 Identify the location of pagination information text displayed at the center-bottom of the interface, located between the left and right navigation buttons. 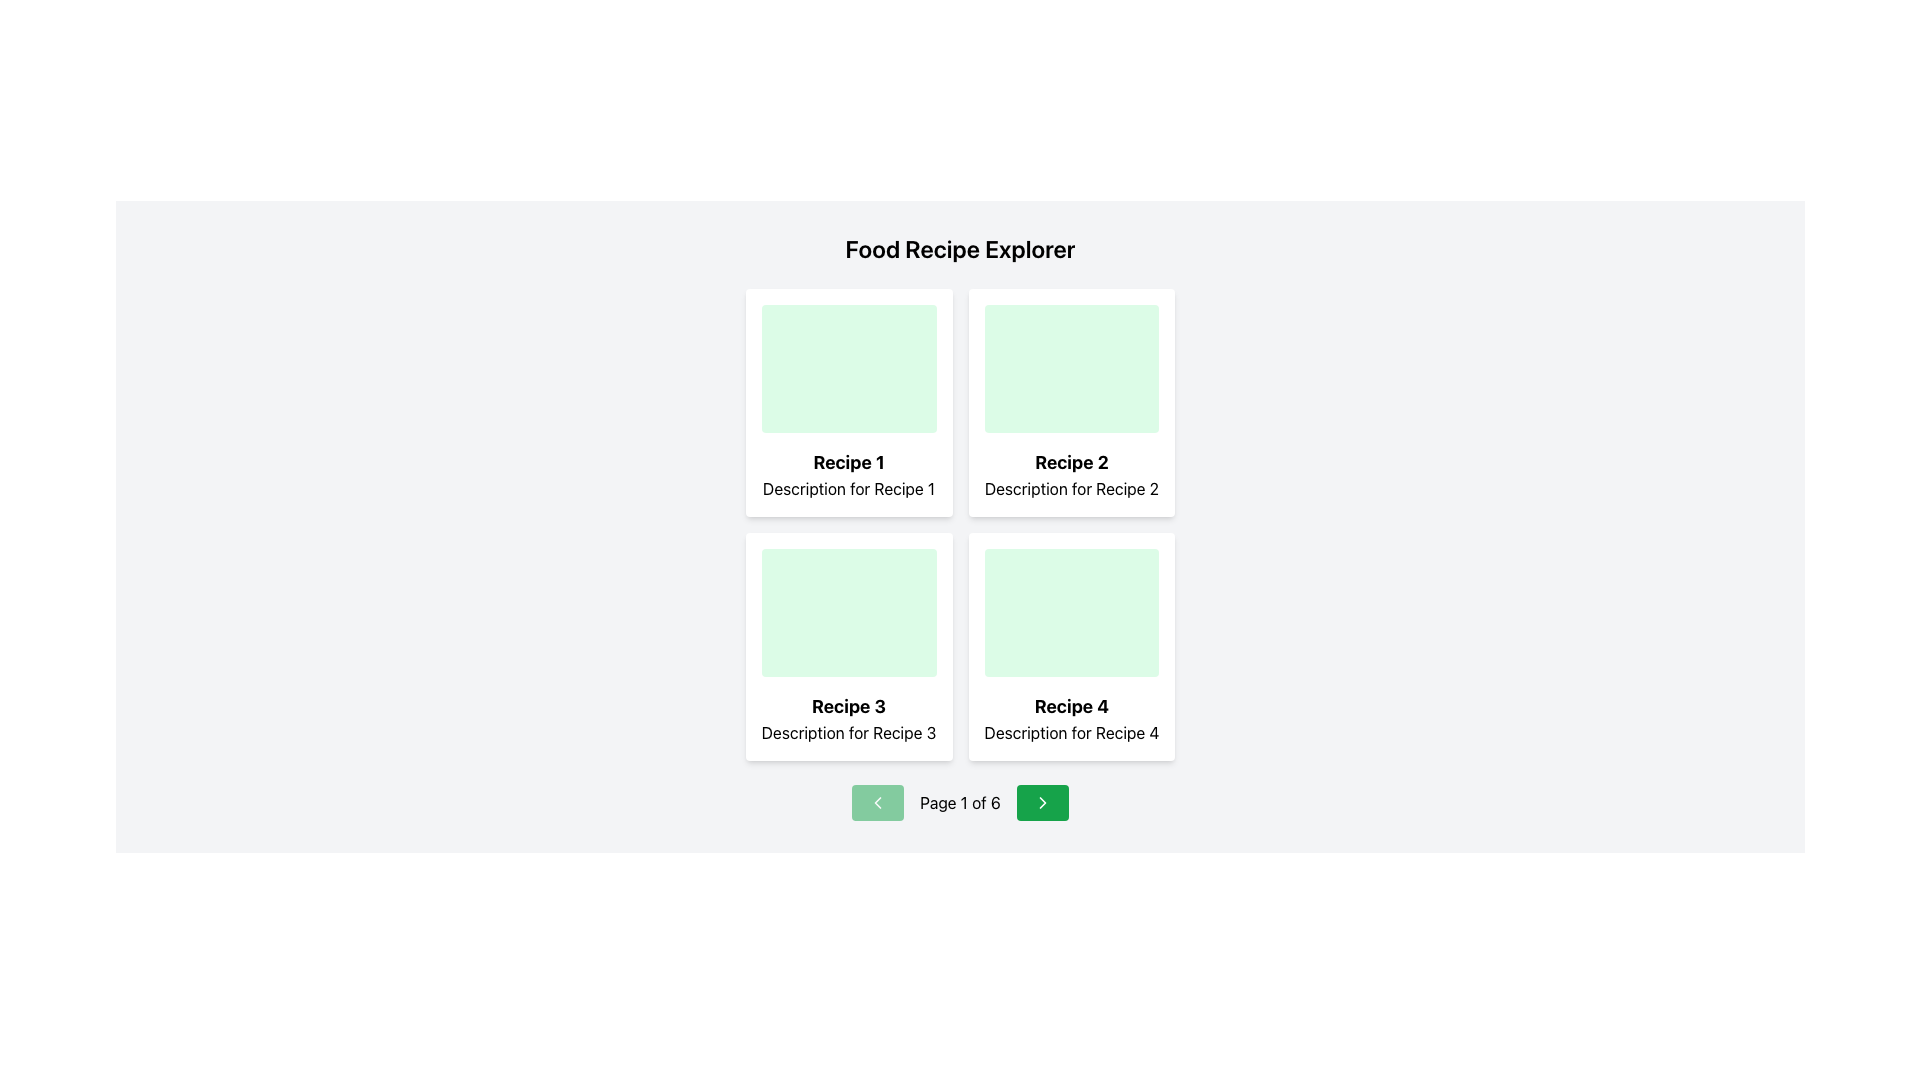
(960, 801).